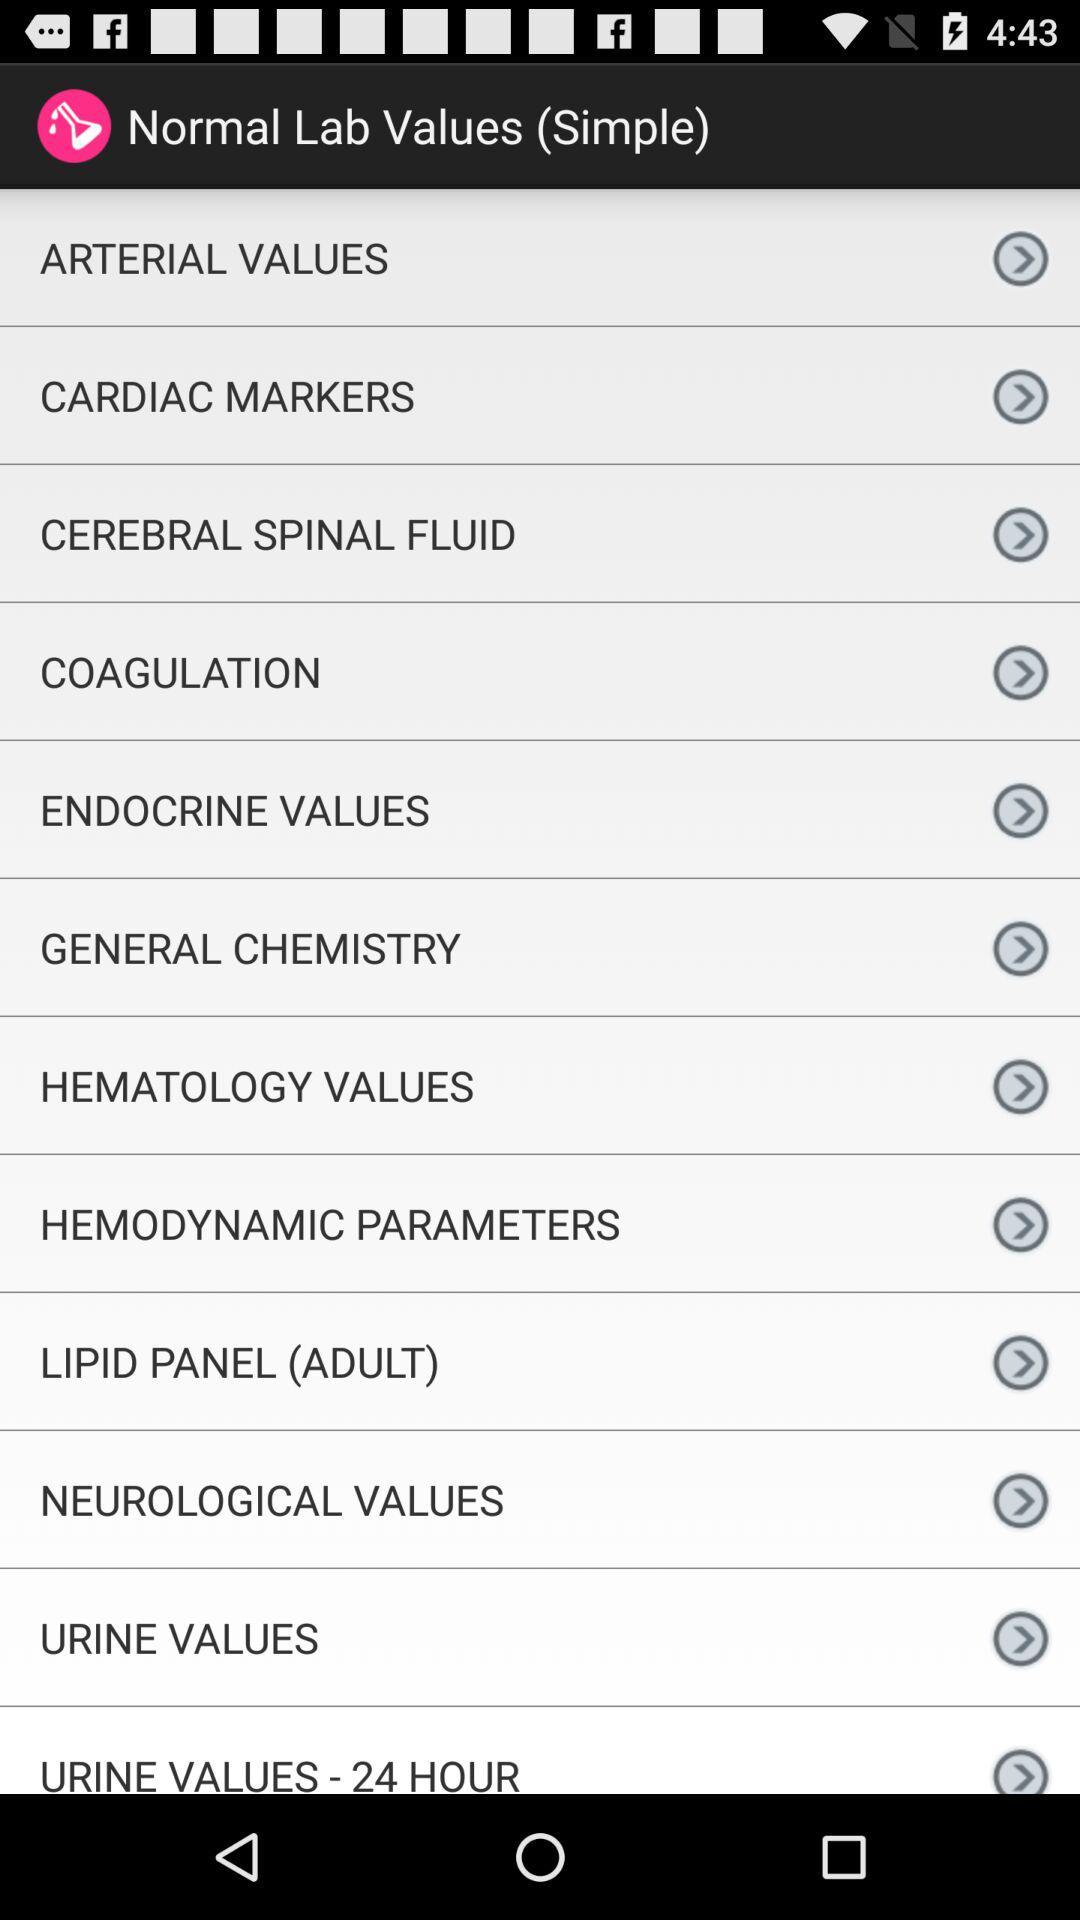  What do you see at coordinates (480, 1360) in the screenshot?
I see `the icon above neurological values app` at bounding box center [480, 1360].